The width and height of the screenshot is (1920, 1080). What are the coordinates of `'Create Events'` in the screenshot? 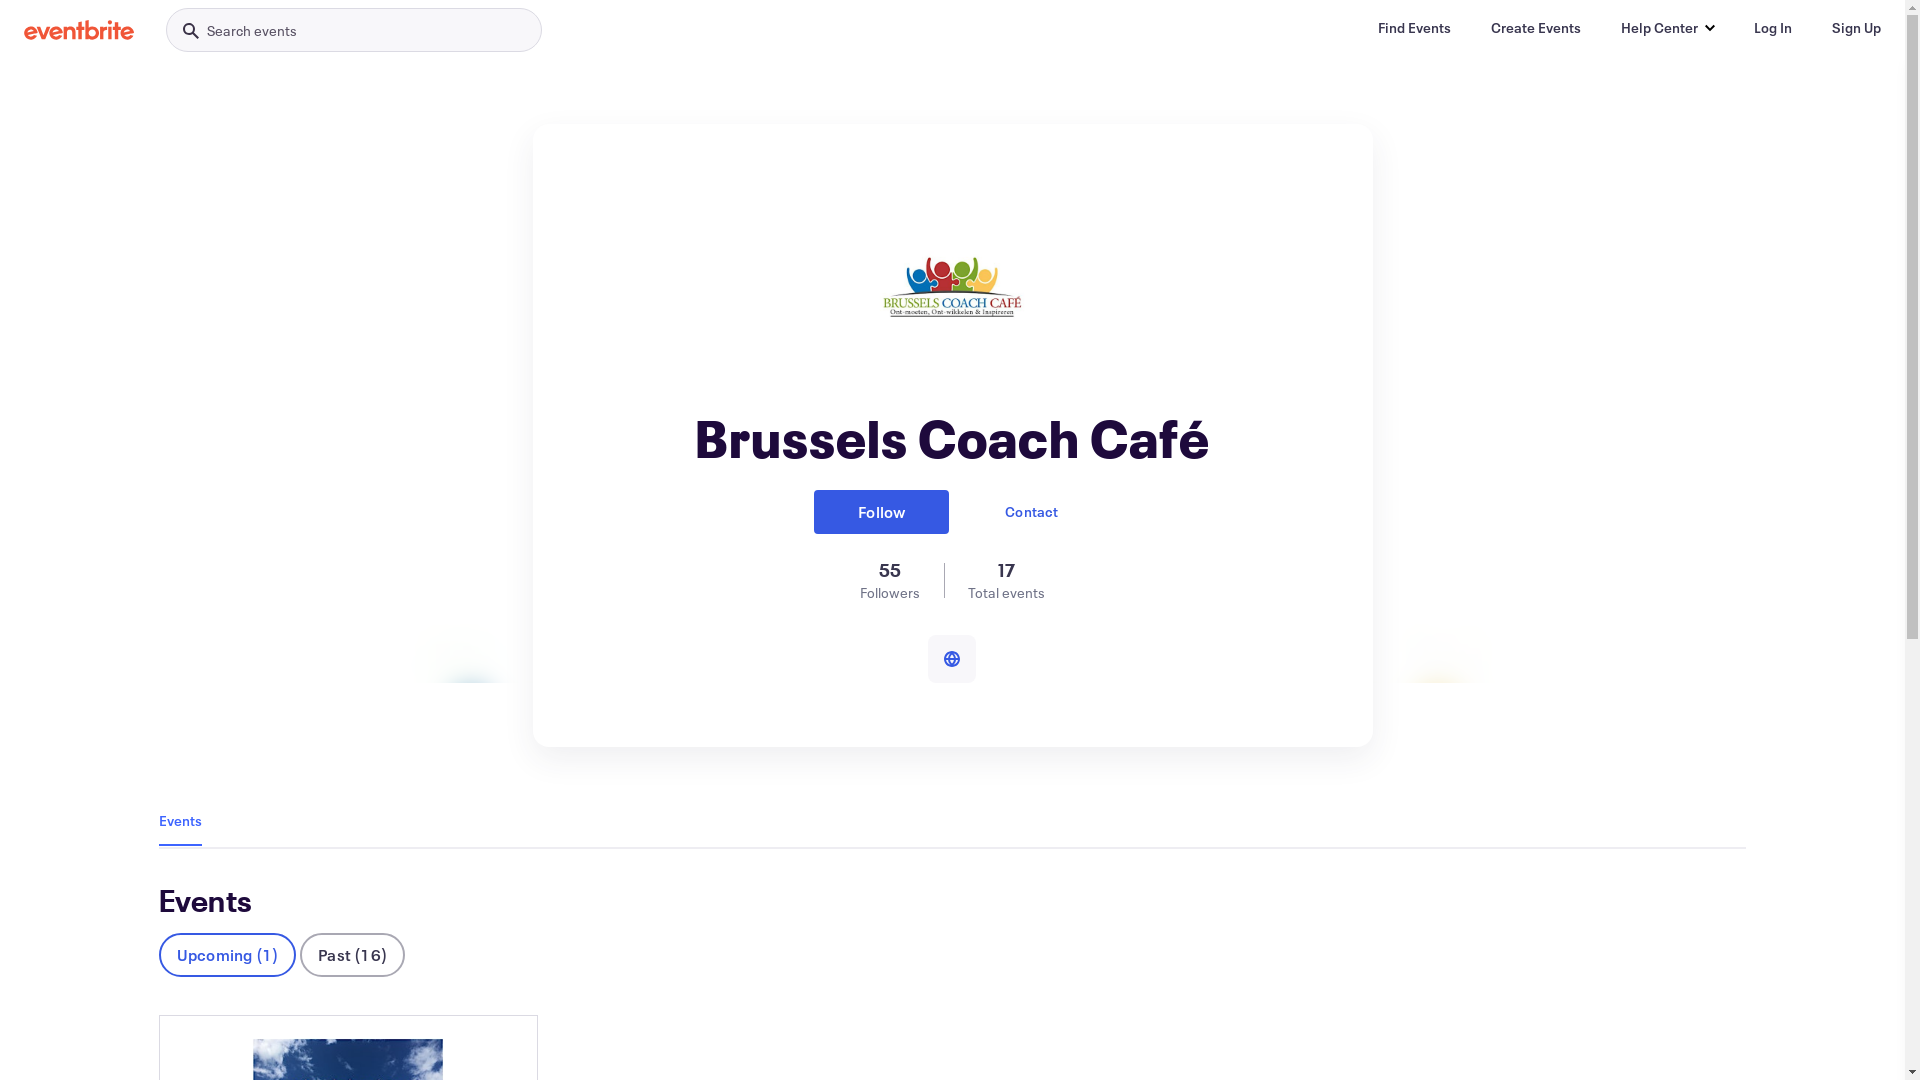 It's located at (1535, 27).